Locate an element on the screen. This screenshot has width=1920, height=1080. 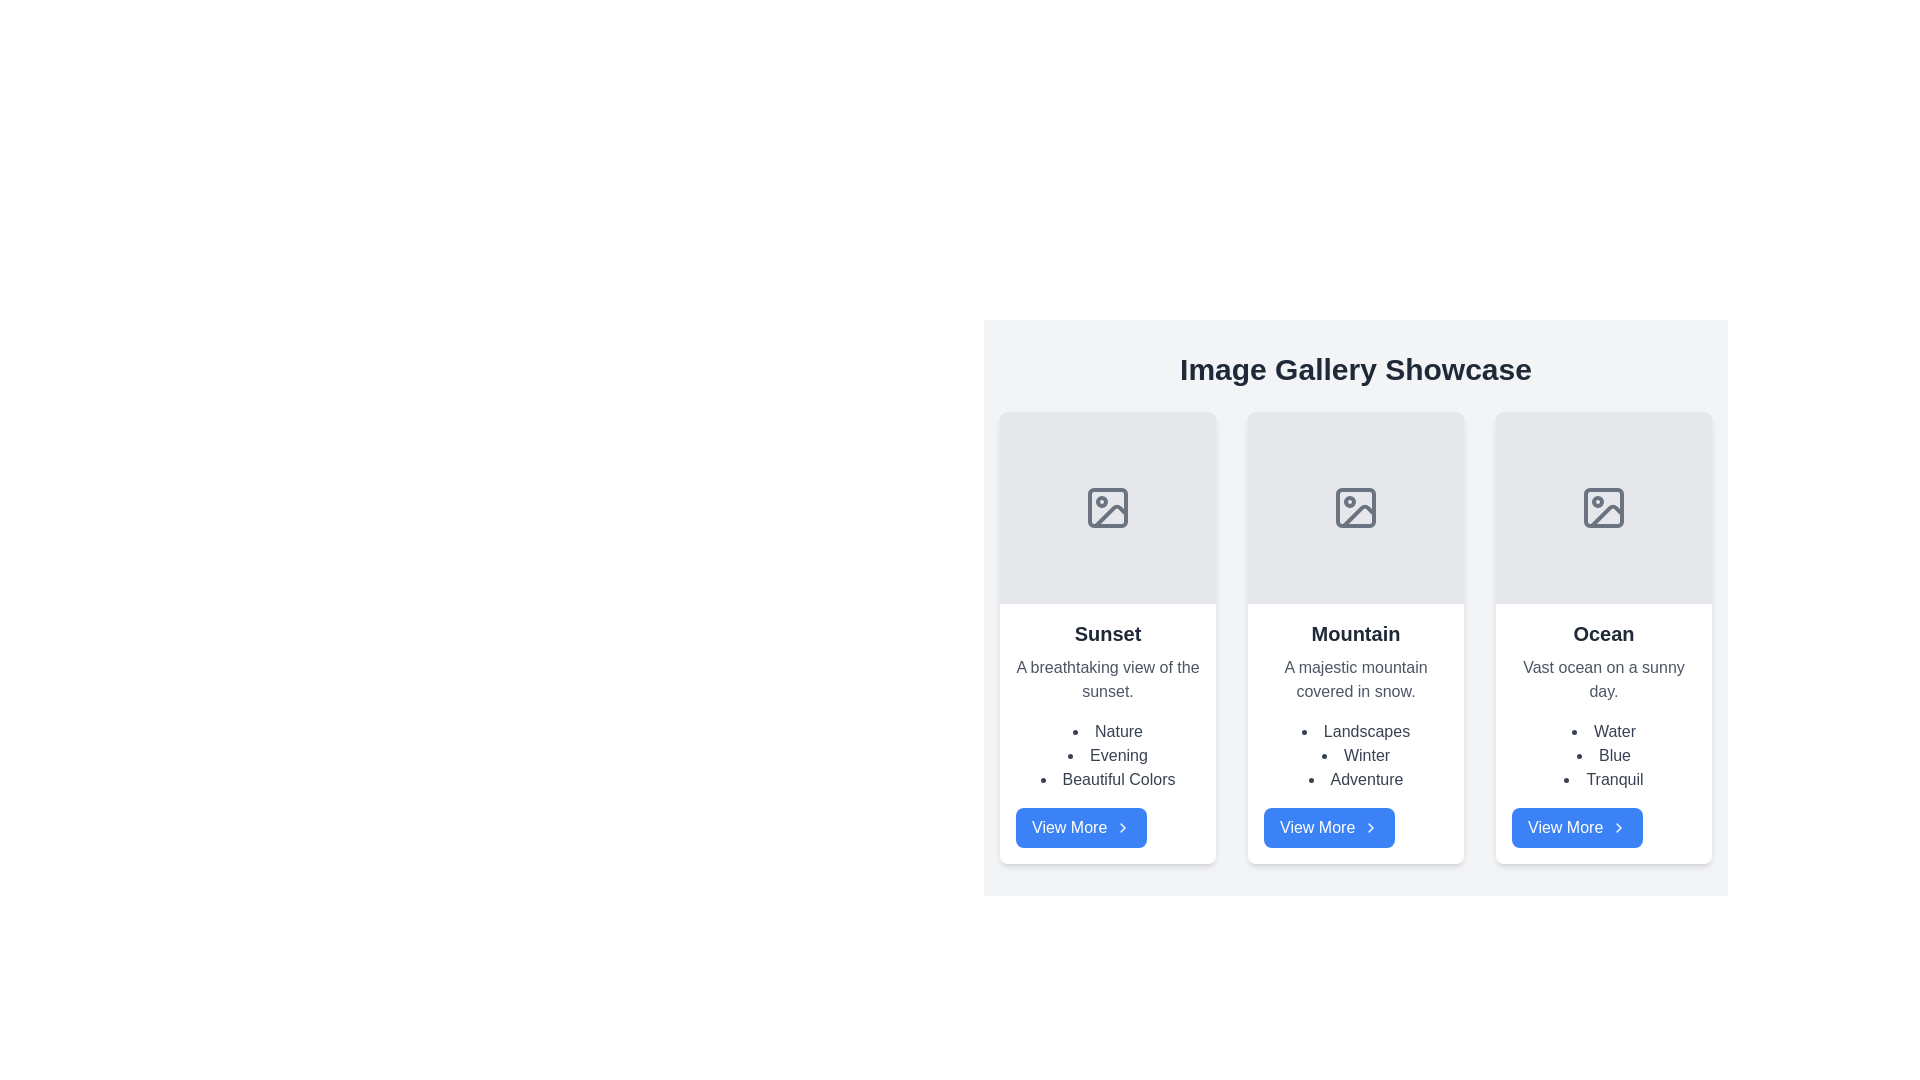
the Image Placeholder at the top portion of the card labeled 'Mountain', which is centrally positioned above the descriptive text is located at coordinates (1356, 507).